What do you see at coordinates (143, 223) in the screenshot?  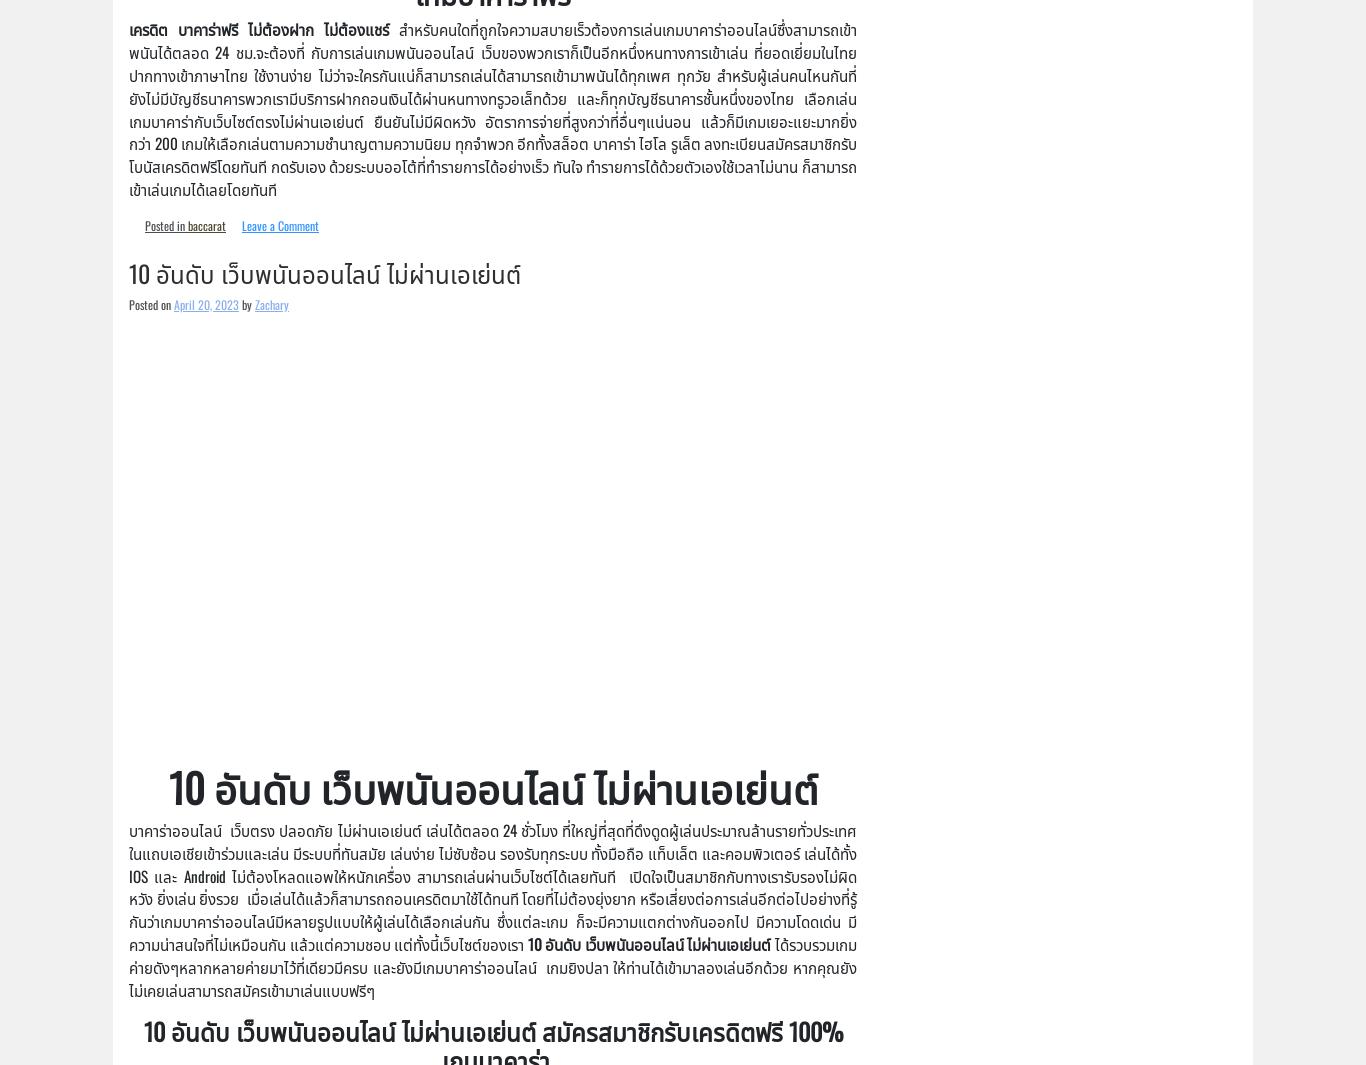 I see `'Posted in'` at bounding box center [143, 223].